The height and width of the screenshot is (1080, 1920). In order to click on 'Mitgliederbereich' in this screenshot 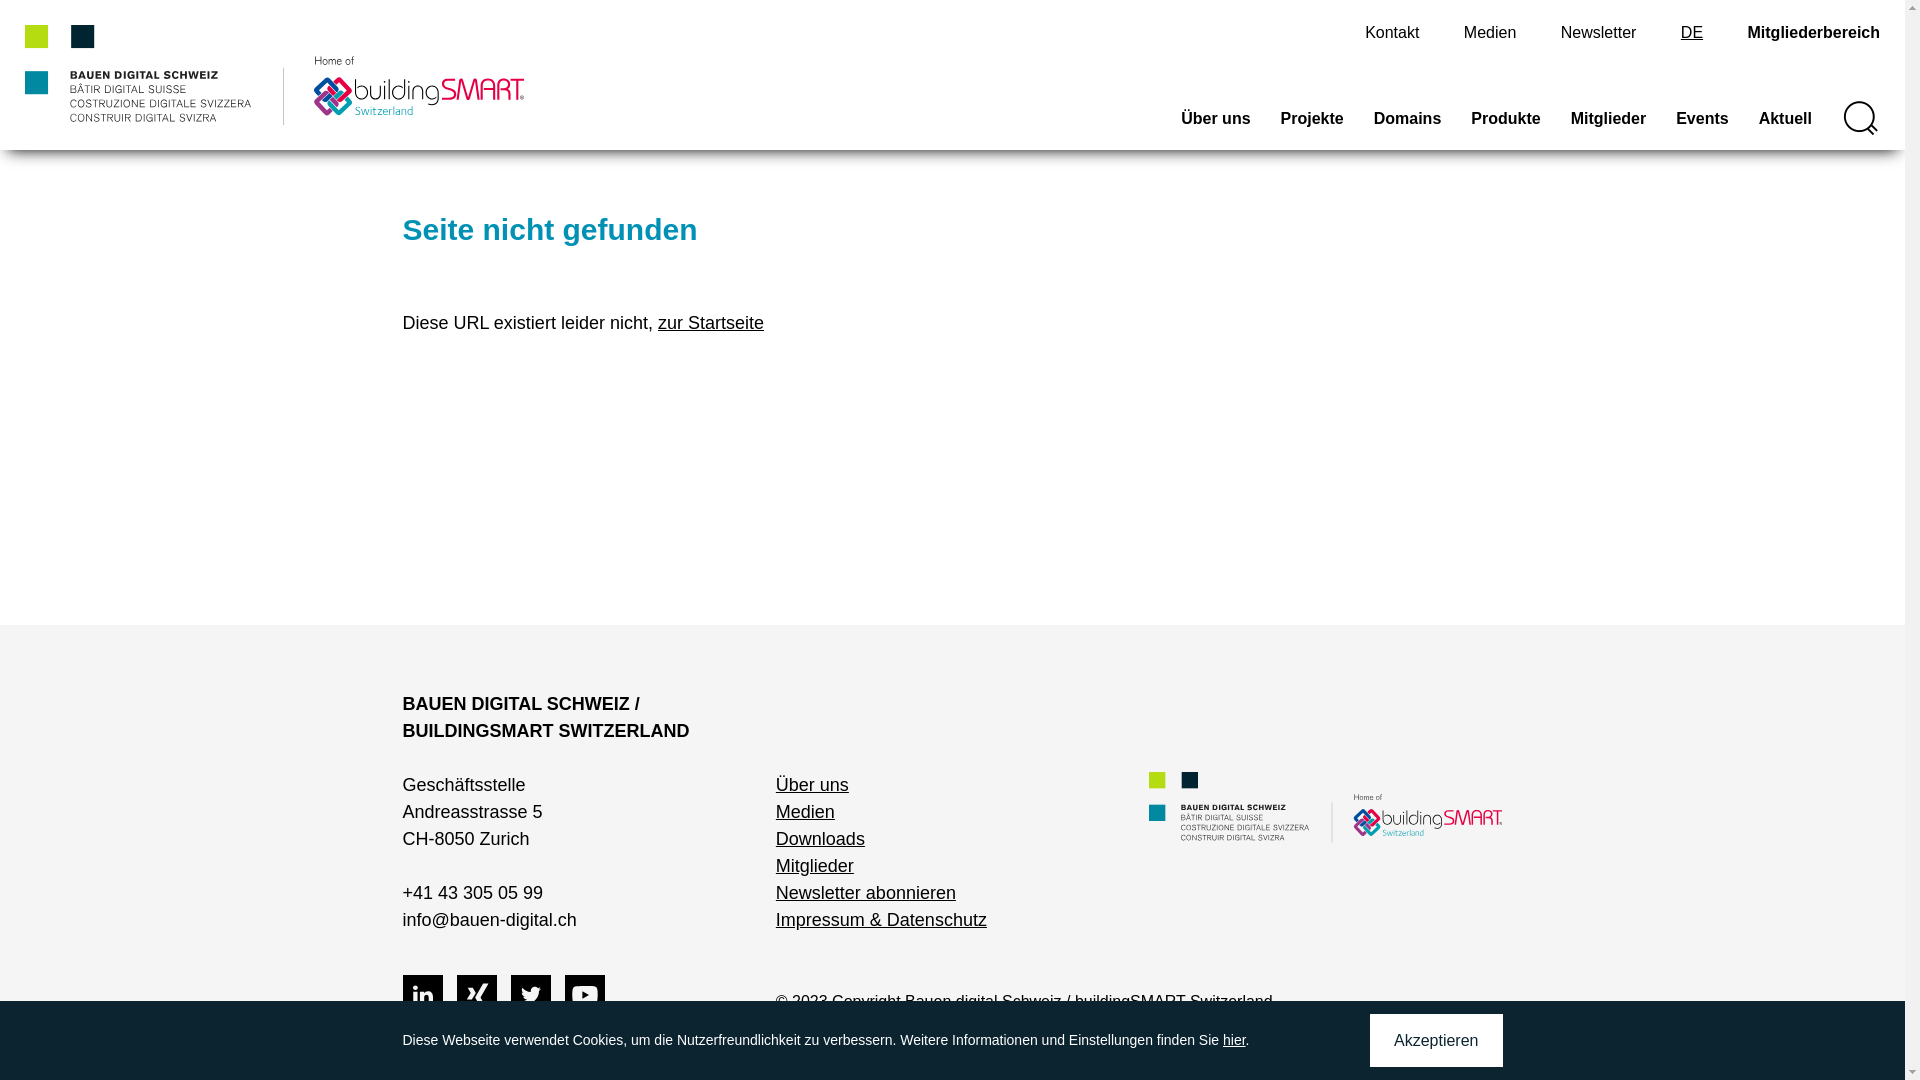, I will do `click(1814, 32)`.